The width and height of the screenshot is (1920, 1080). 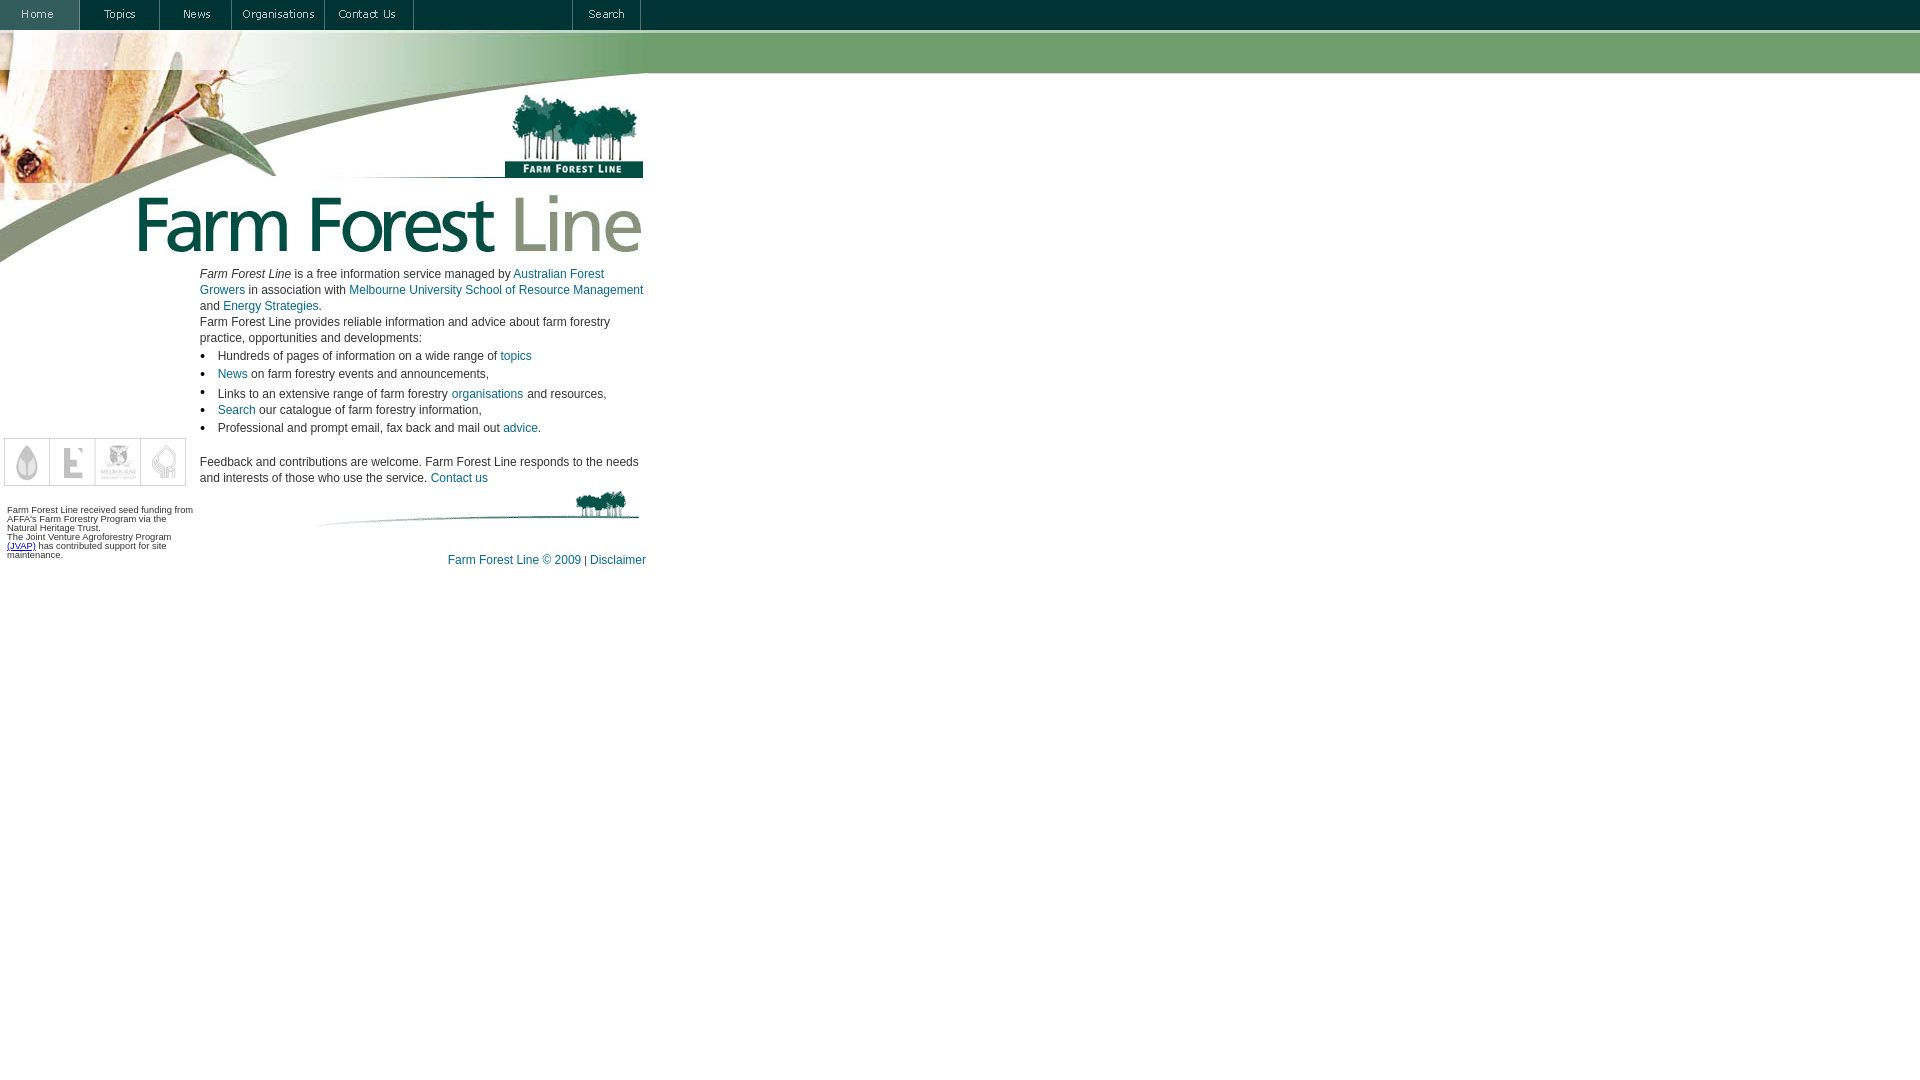 What do you see at coordinates (617, 559) in the screenshot?
I see `'Disclaimer'` at bounding box center [617, 559].